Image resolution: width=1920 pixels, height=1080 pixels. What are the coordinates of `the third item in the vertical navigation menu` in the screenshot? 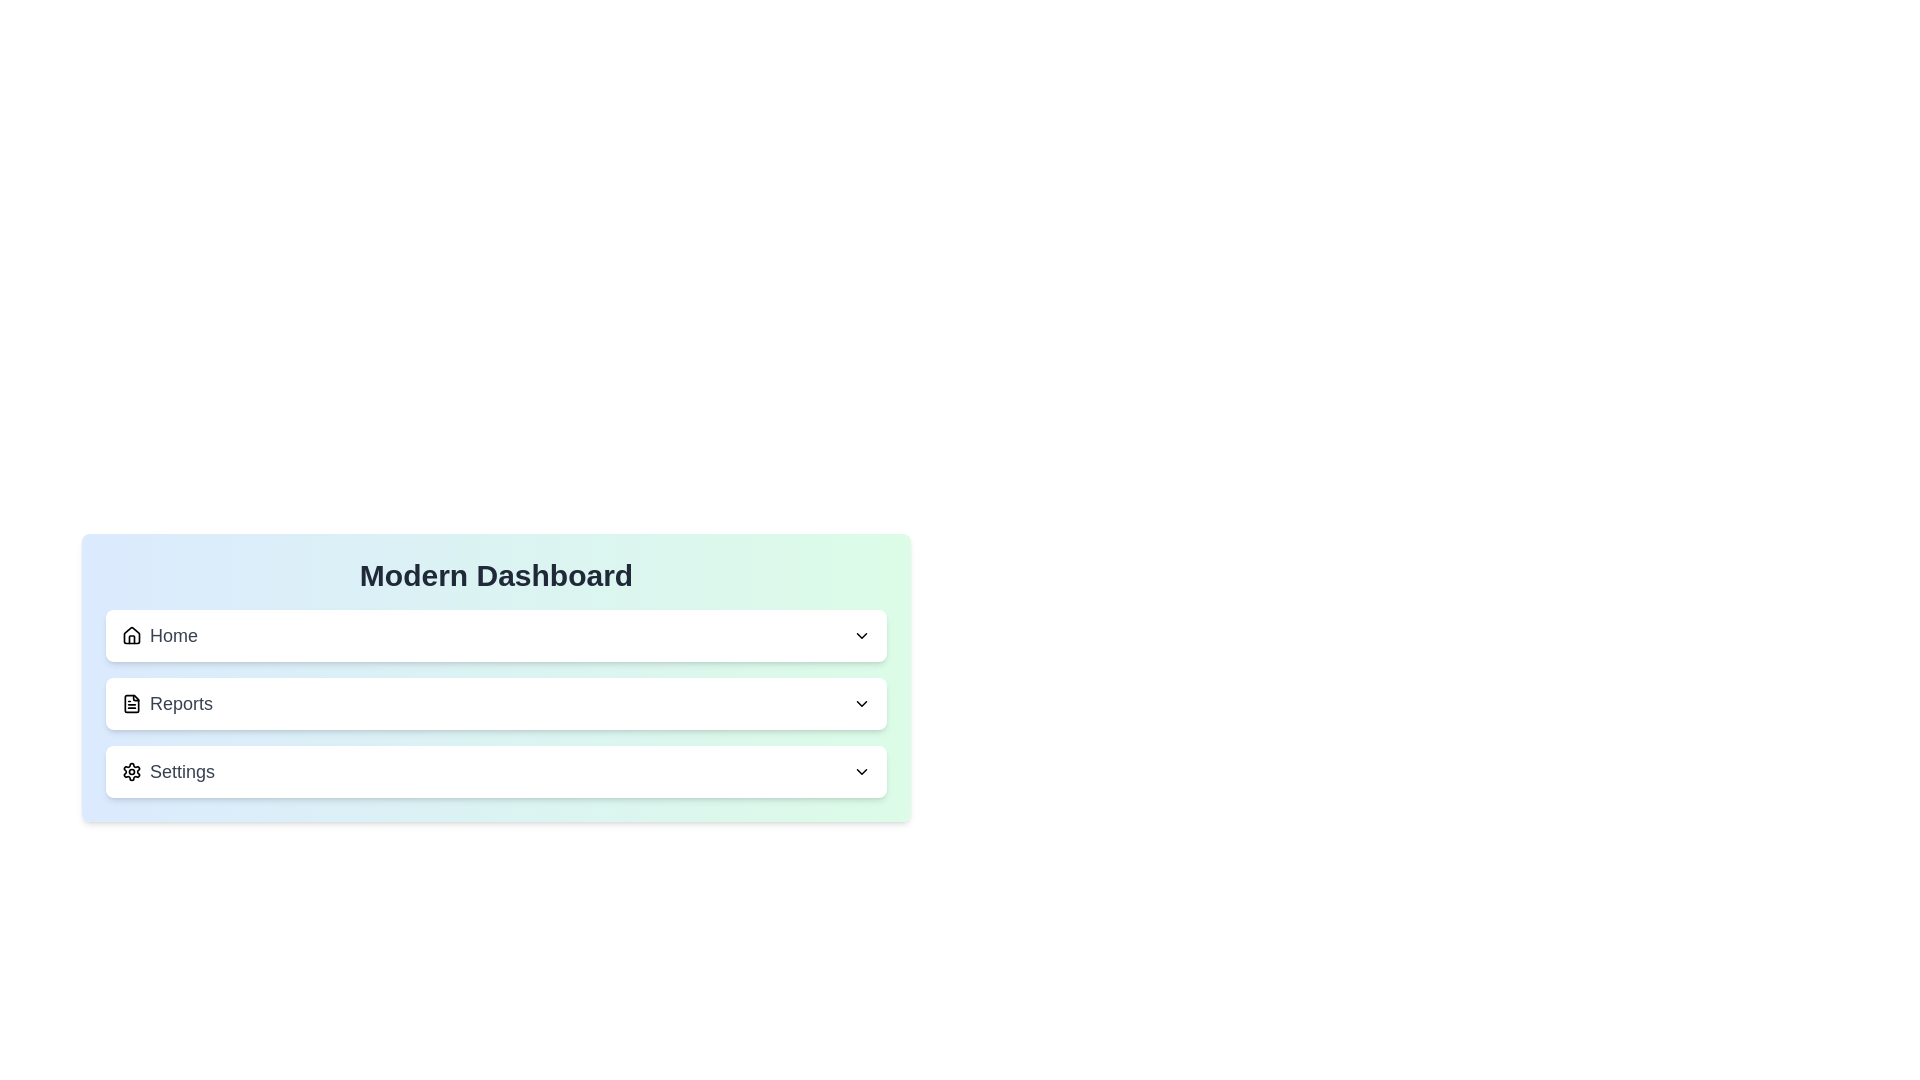 It's located at (168, 770).